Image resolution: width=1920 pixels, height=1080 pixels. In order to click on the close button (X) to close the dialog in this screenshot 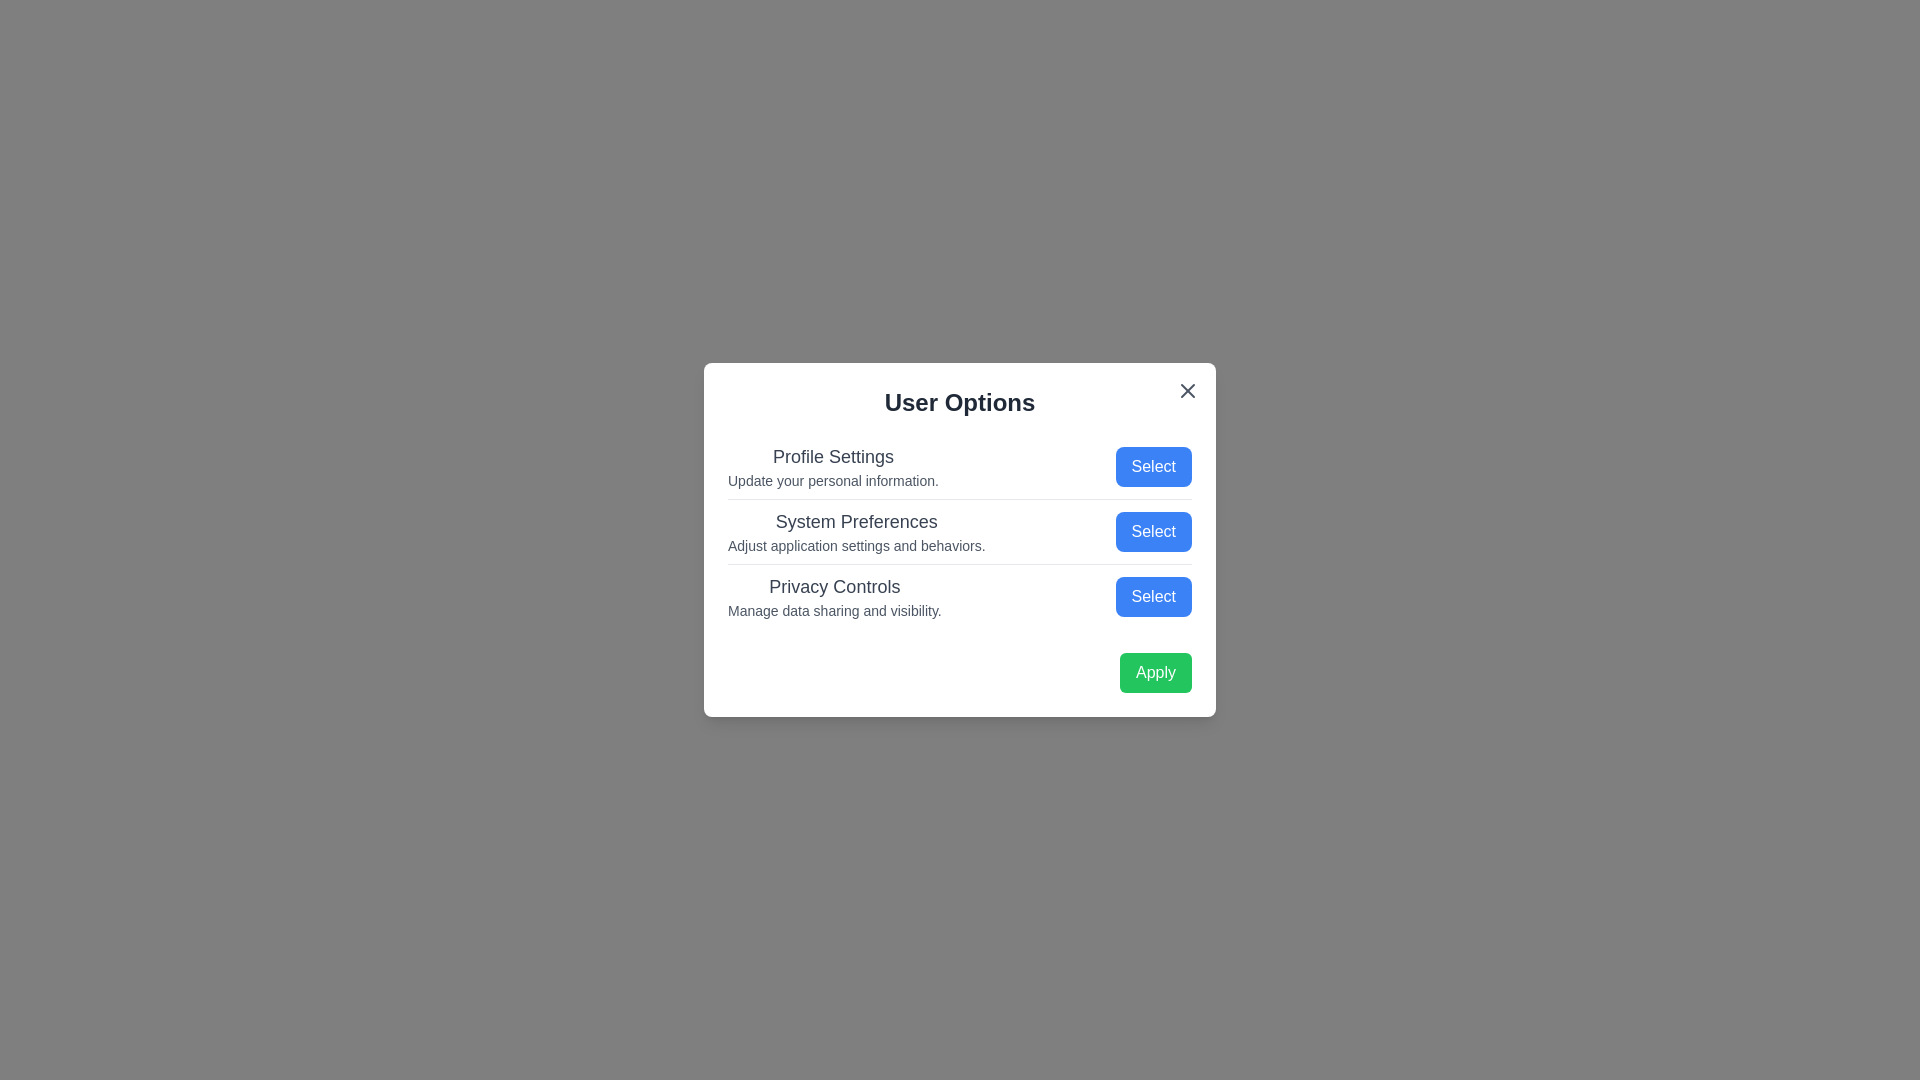, I will do `click(1188, 390)`.